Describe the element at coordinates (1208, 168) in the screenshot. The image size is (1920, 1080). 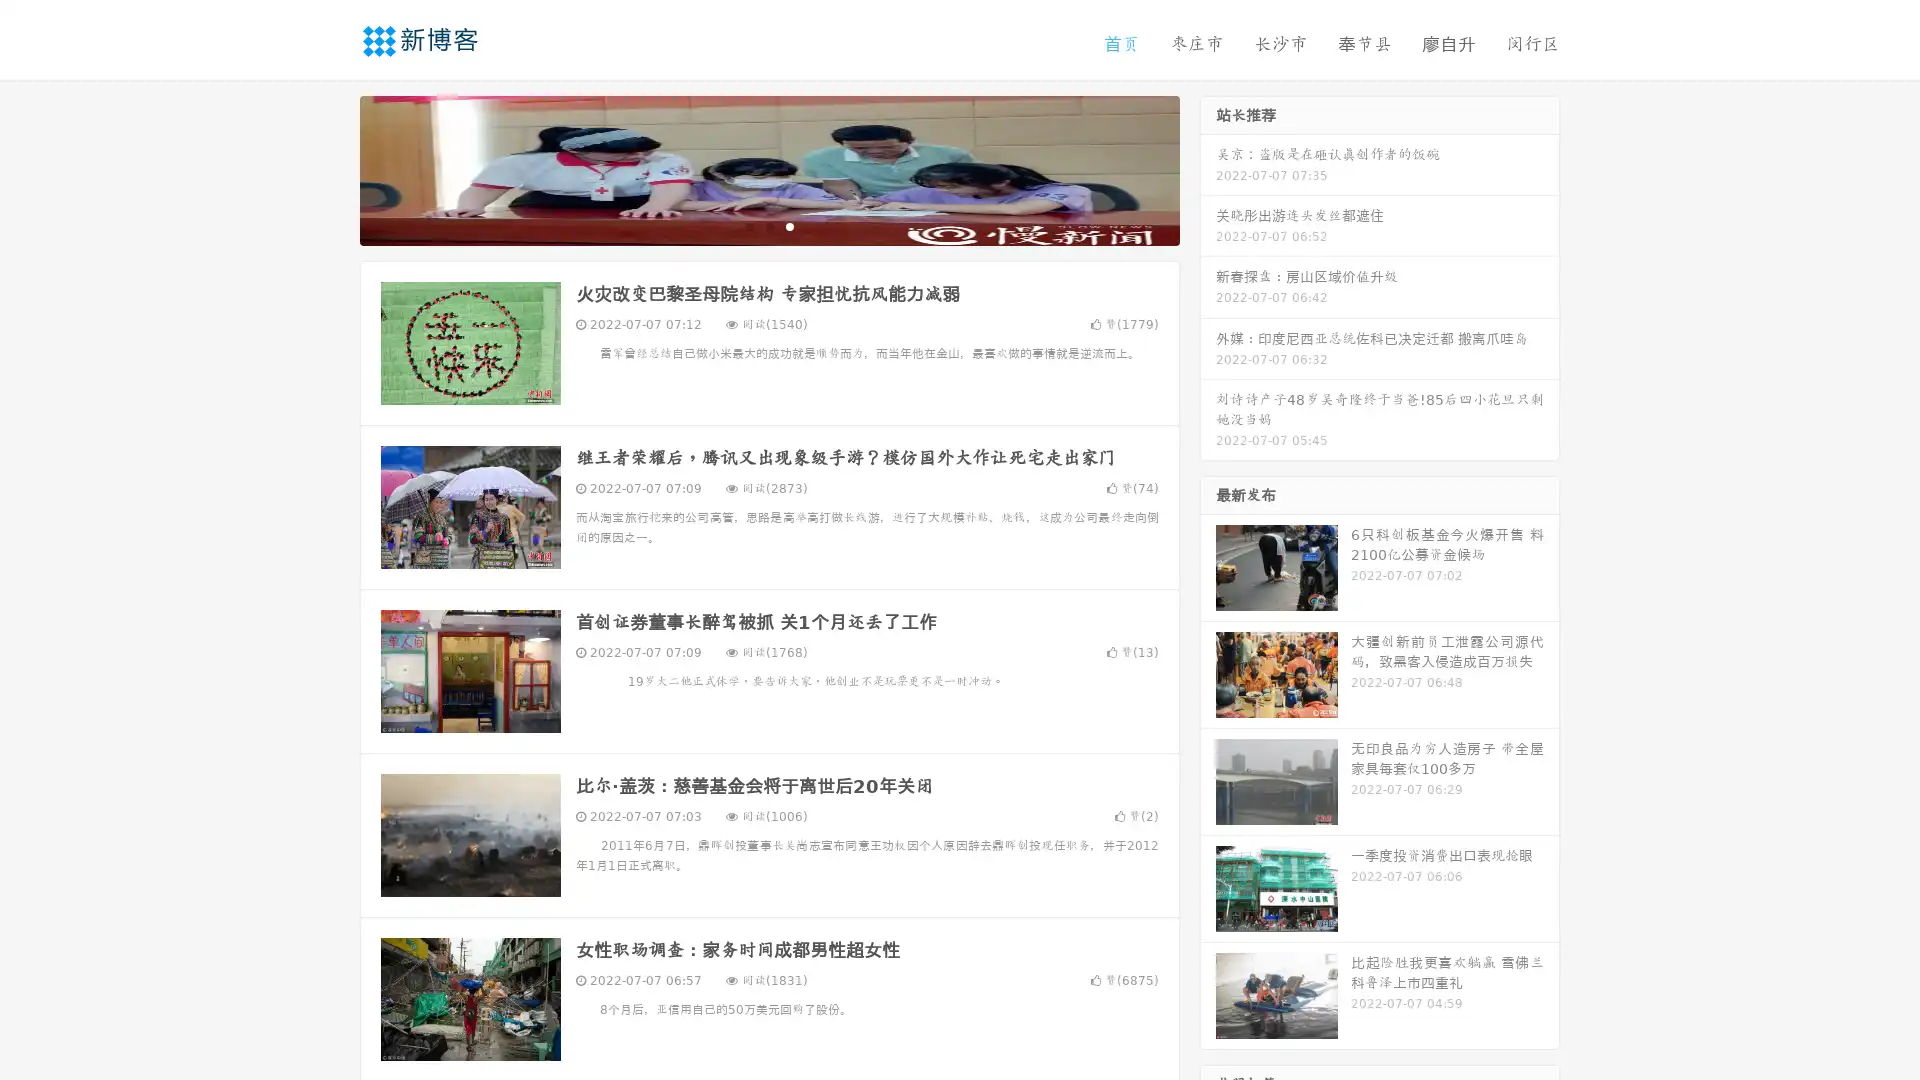
I see `Next slide` at that location.